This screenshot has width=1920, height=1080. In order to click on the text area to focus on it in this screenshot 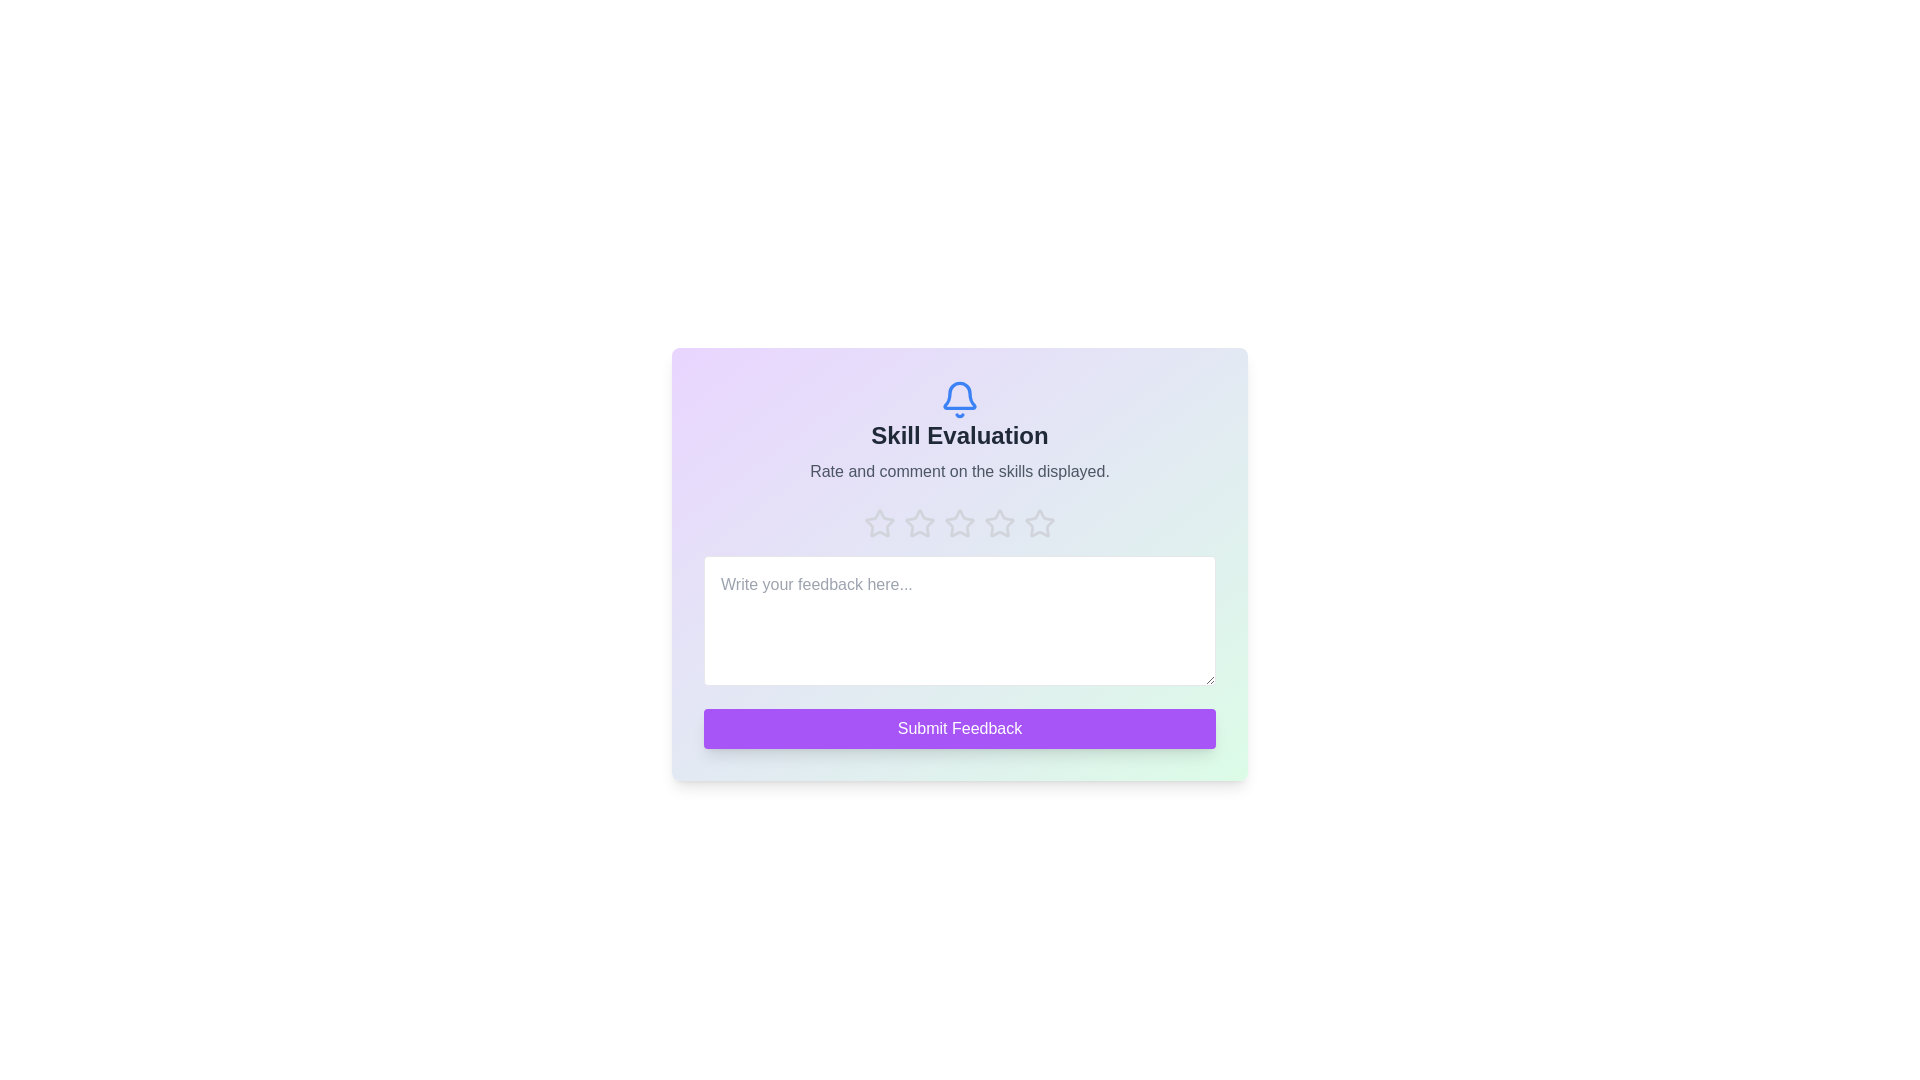, I will do `click(960, 620)`.